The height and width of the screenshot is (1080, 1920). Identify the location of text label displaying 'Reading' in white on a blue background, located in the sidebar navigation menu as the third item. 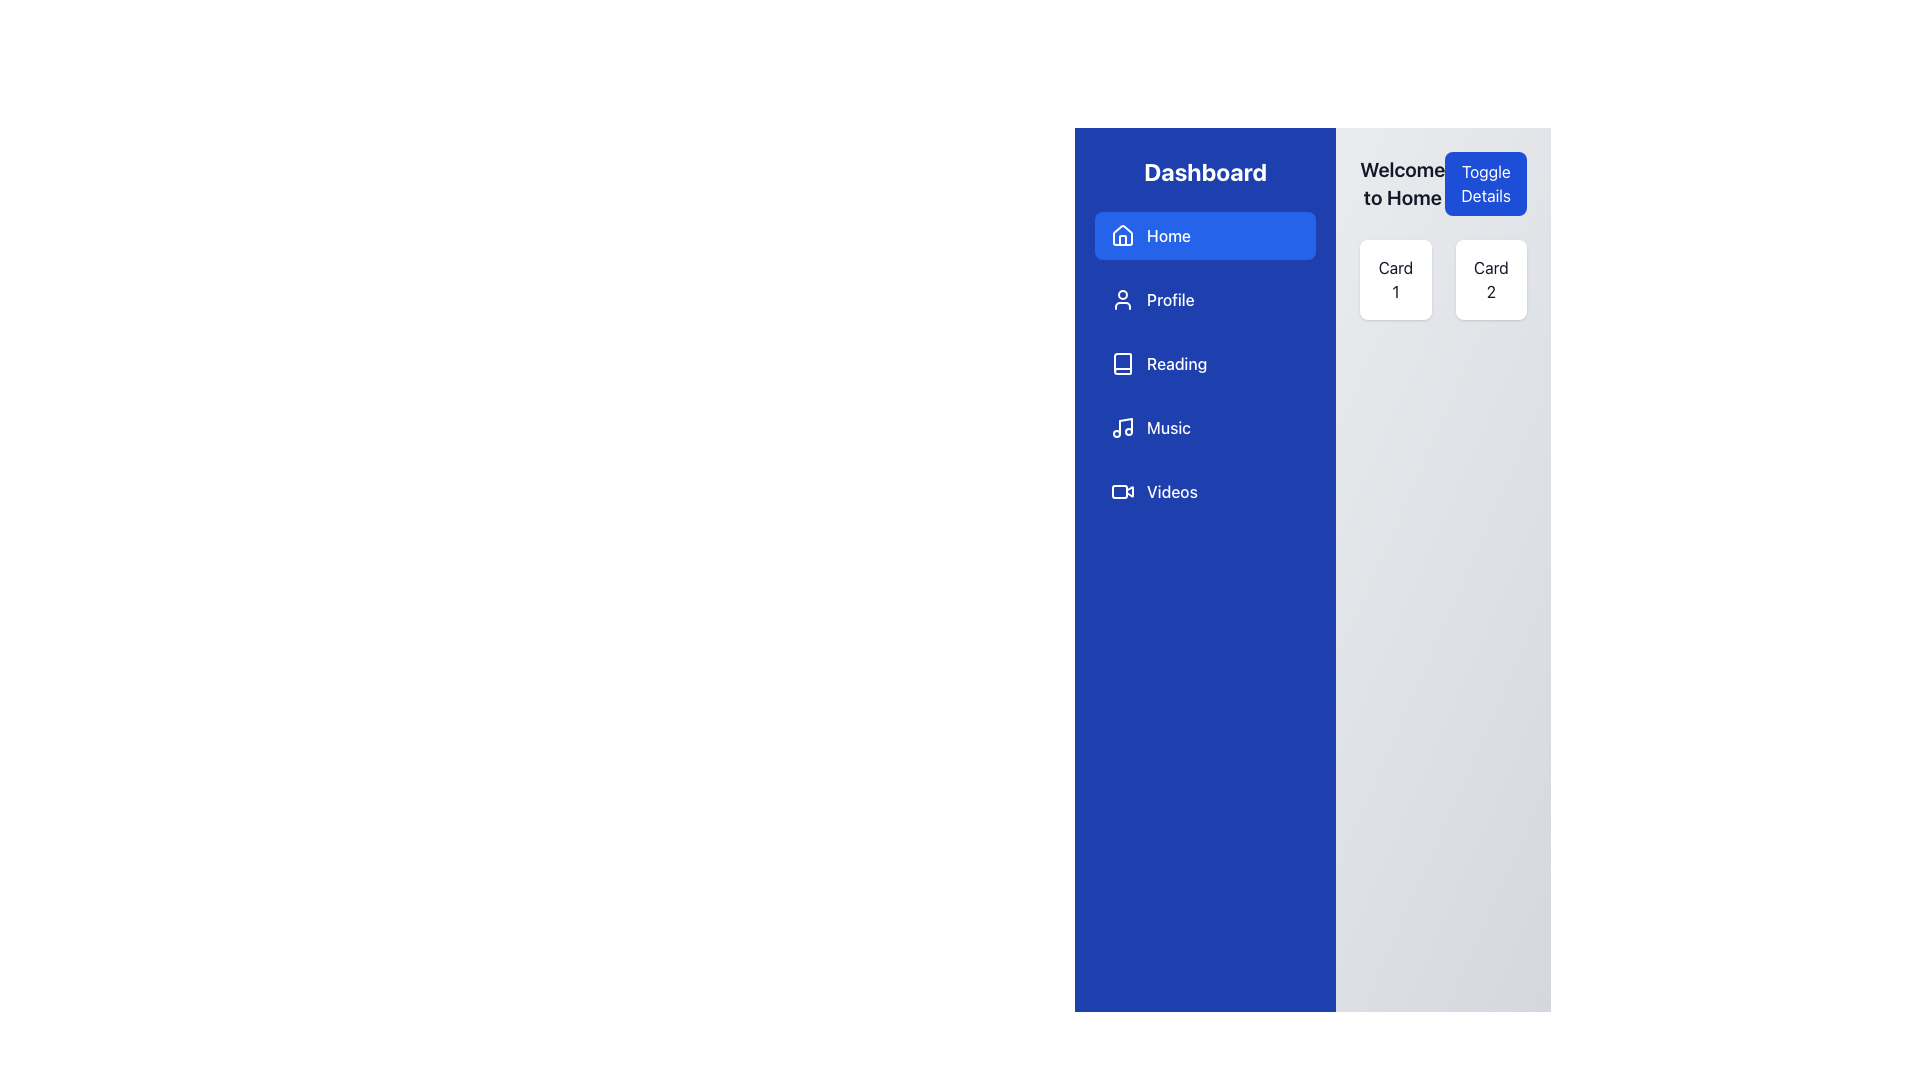
(1177, 363).